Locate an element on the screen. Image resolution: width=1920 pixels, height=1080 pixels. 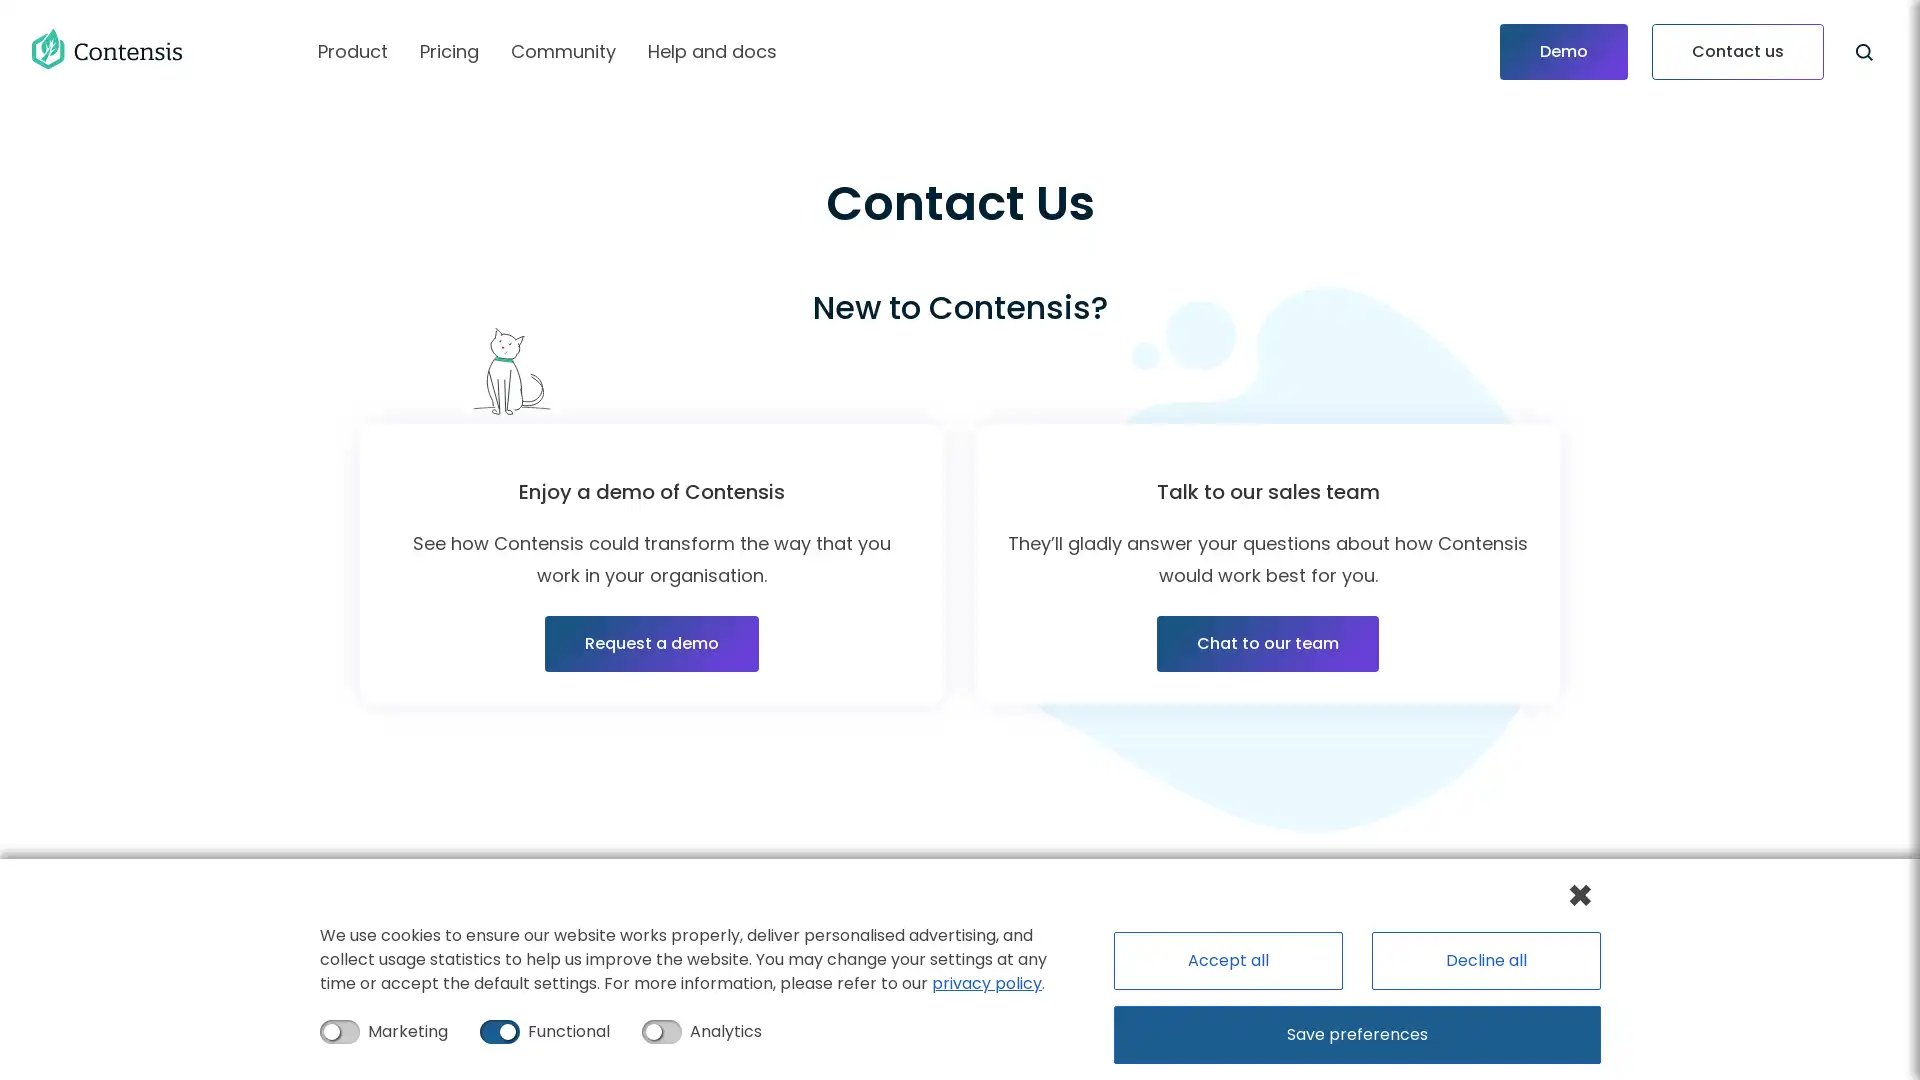
Search this site is located at coordinates (1862, 50).